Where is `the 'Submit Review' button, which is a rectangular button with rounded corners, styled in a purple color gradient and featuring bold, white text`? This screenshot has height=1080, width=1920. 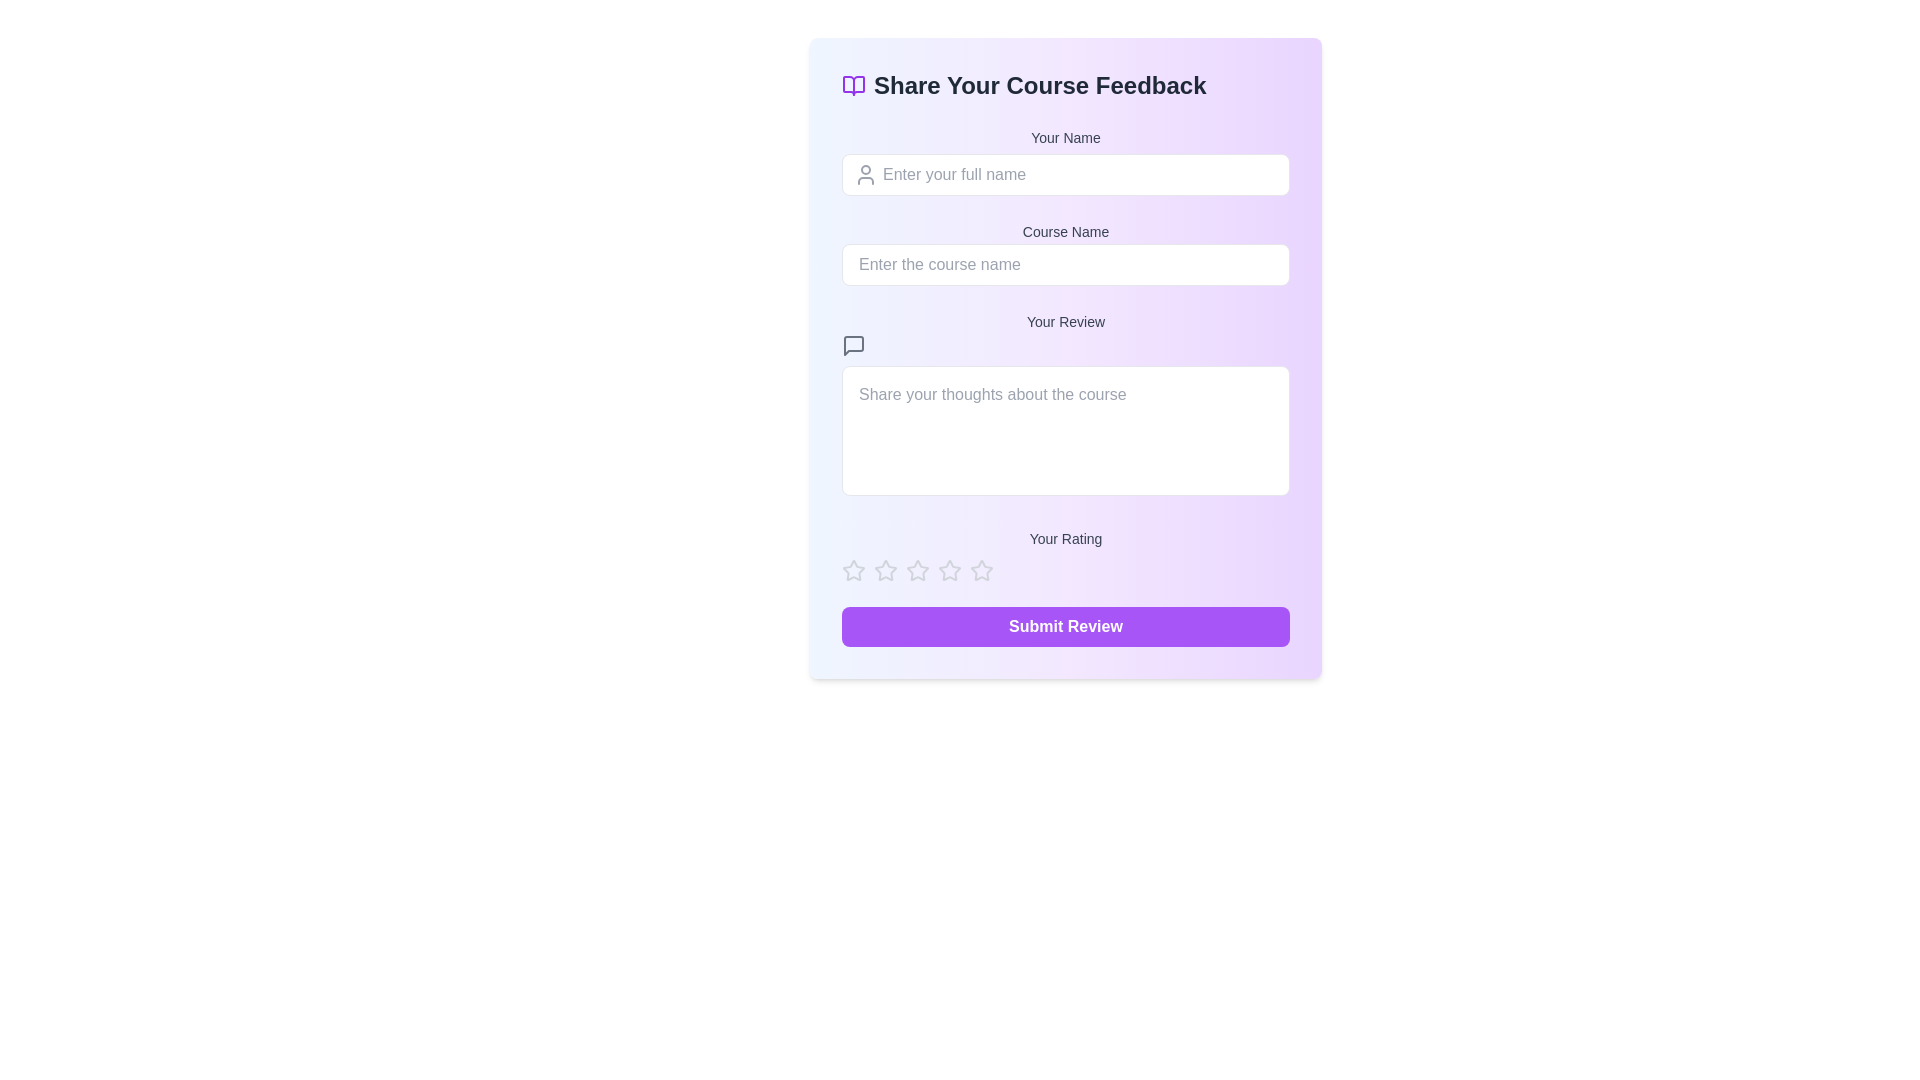 the 'Submit Review' button, which is a rectangular button with rounded corners, styled in a purple color gradient and featuring bold, white text is located at coordinates (1064, 626).